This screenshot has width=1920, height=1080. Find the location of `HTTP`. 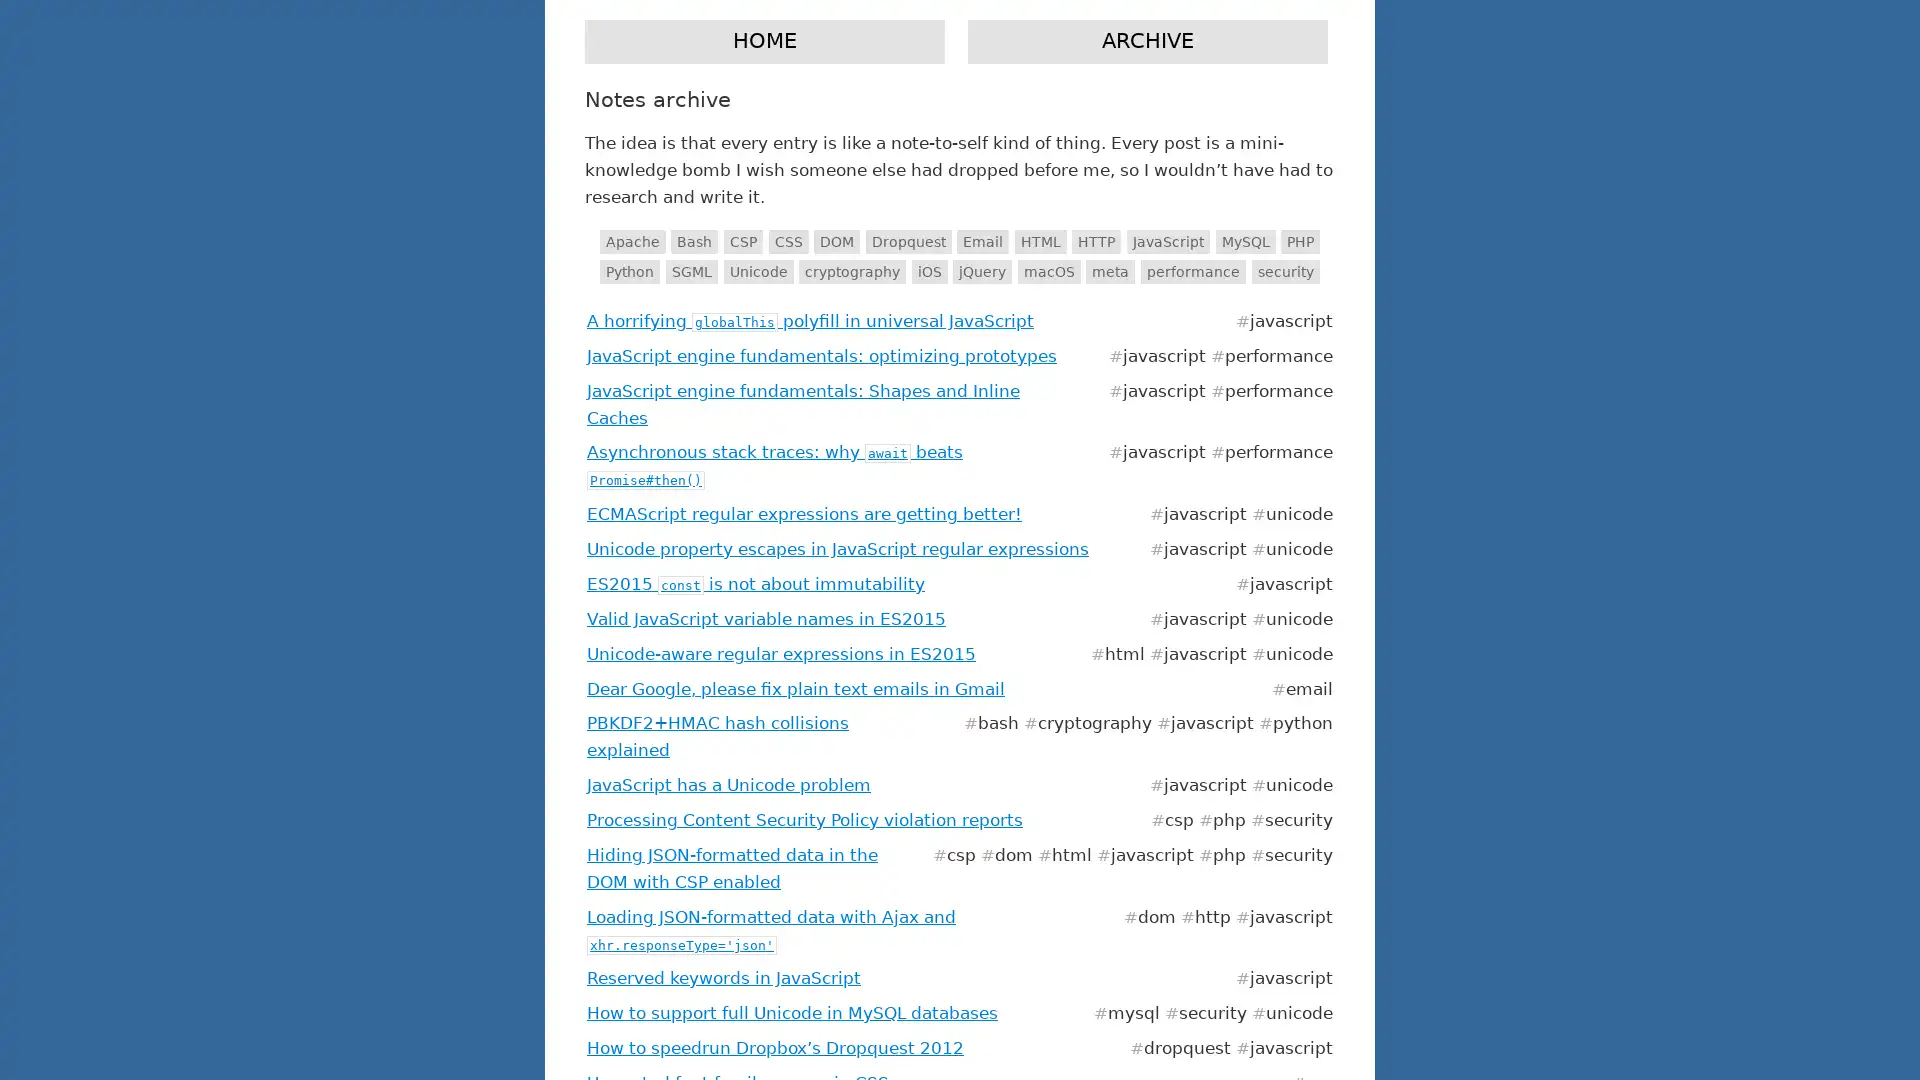

HTTP is located at coordinates (1095, 241).